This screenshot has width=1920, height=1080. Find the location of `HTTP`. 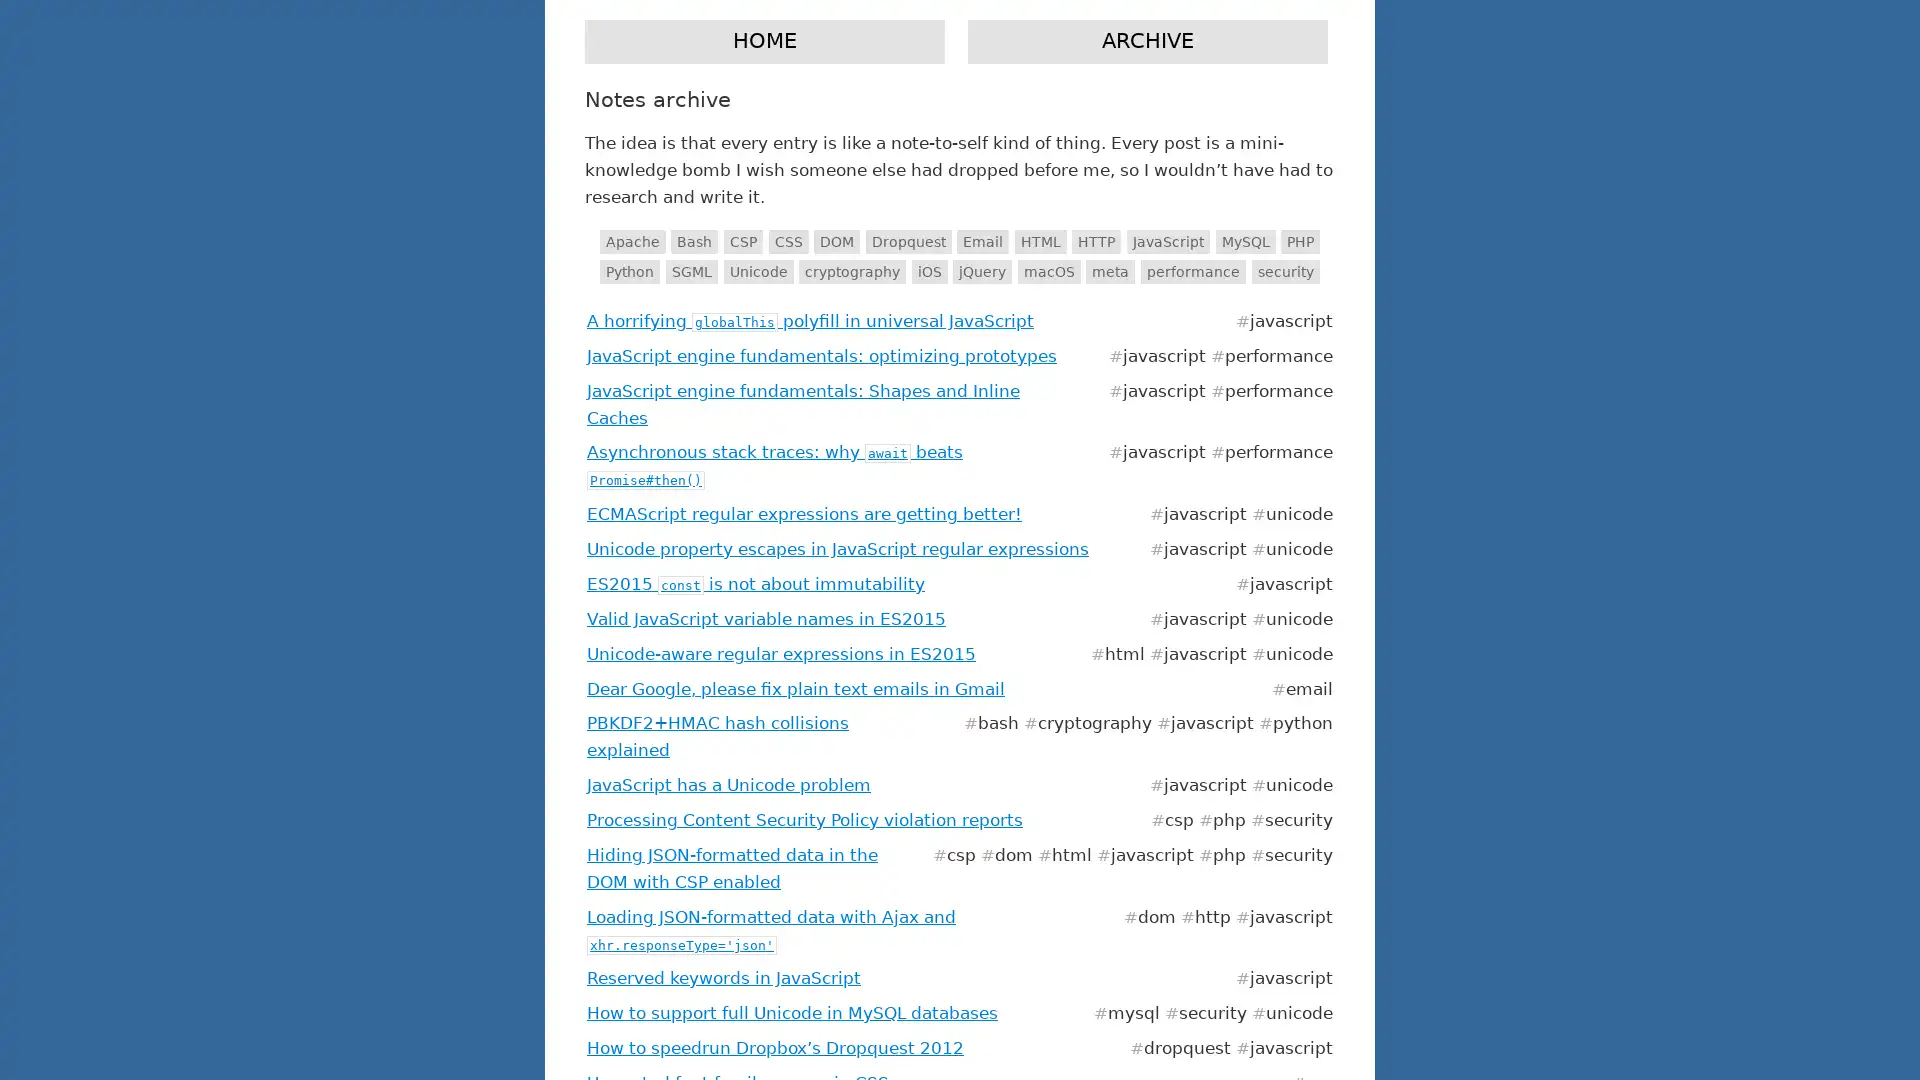

HTTP is located at coordinates (1095, 241).